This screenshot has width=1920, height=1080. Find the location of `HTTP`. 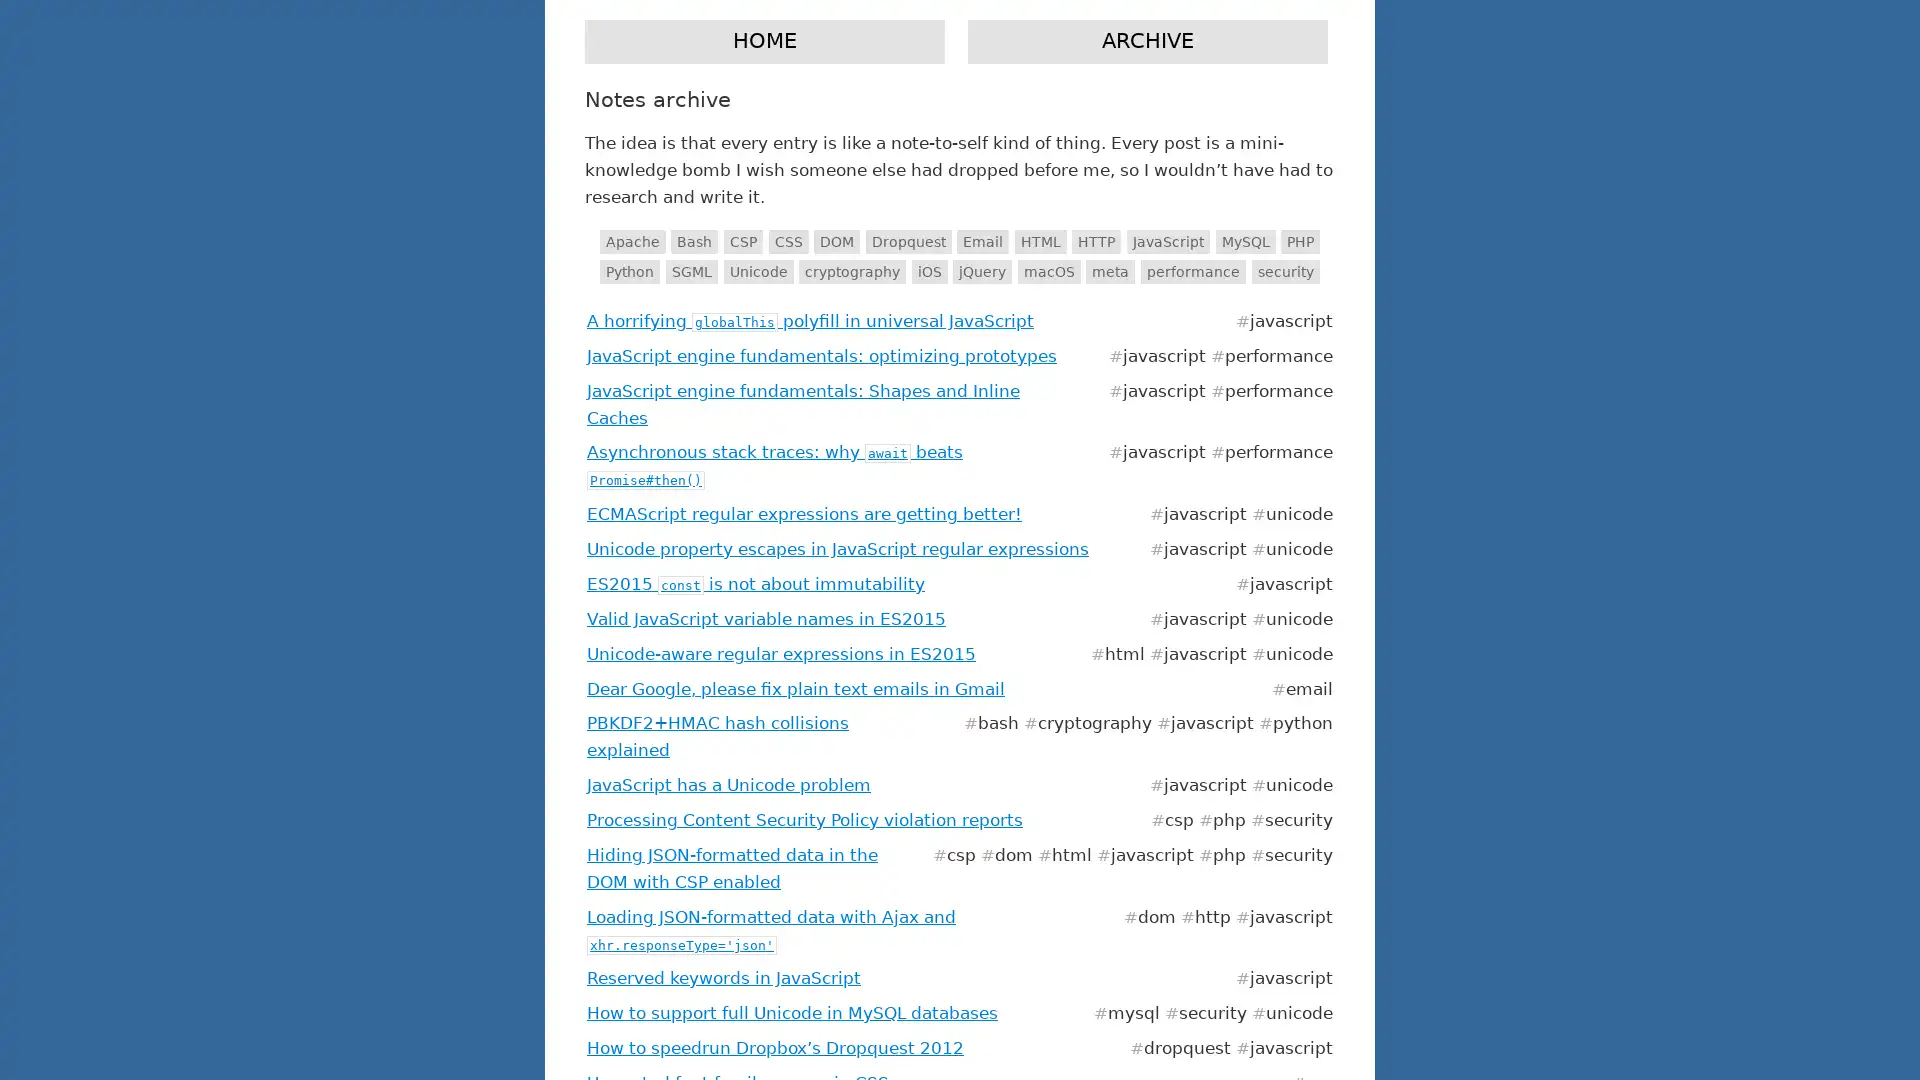

HTTP is located at coordinates (1095, 241).